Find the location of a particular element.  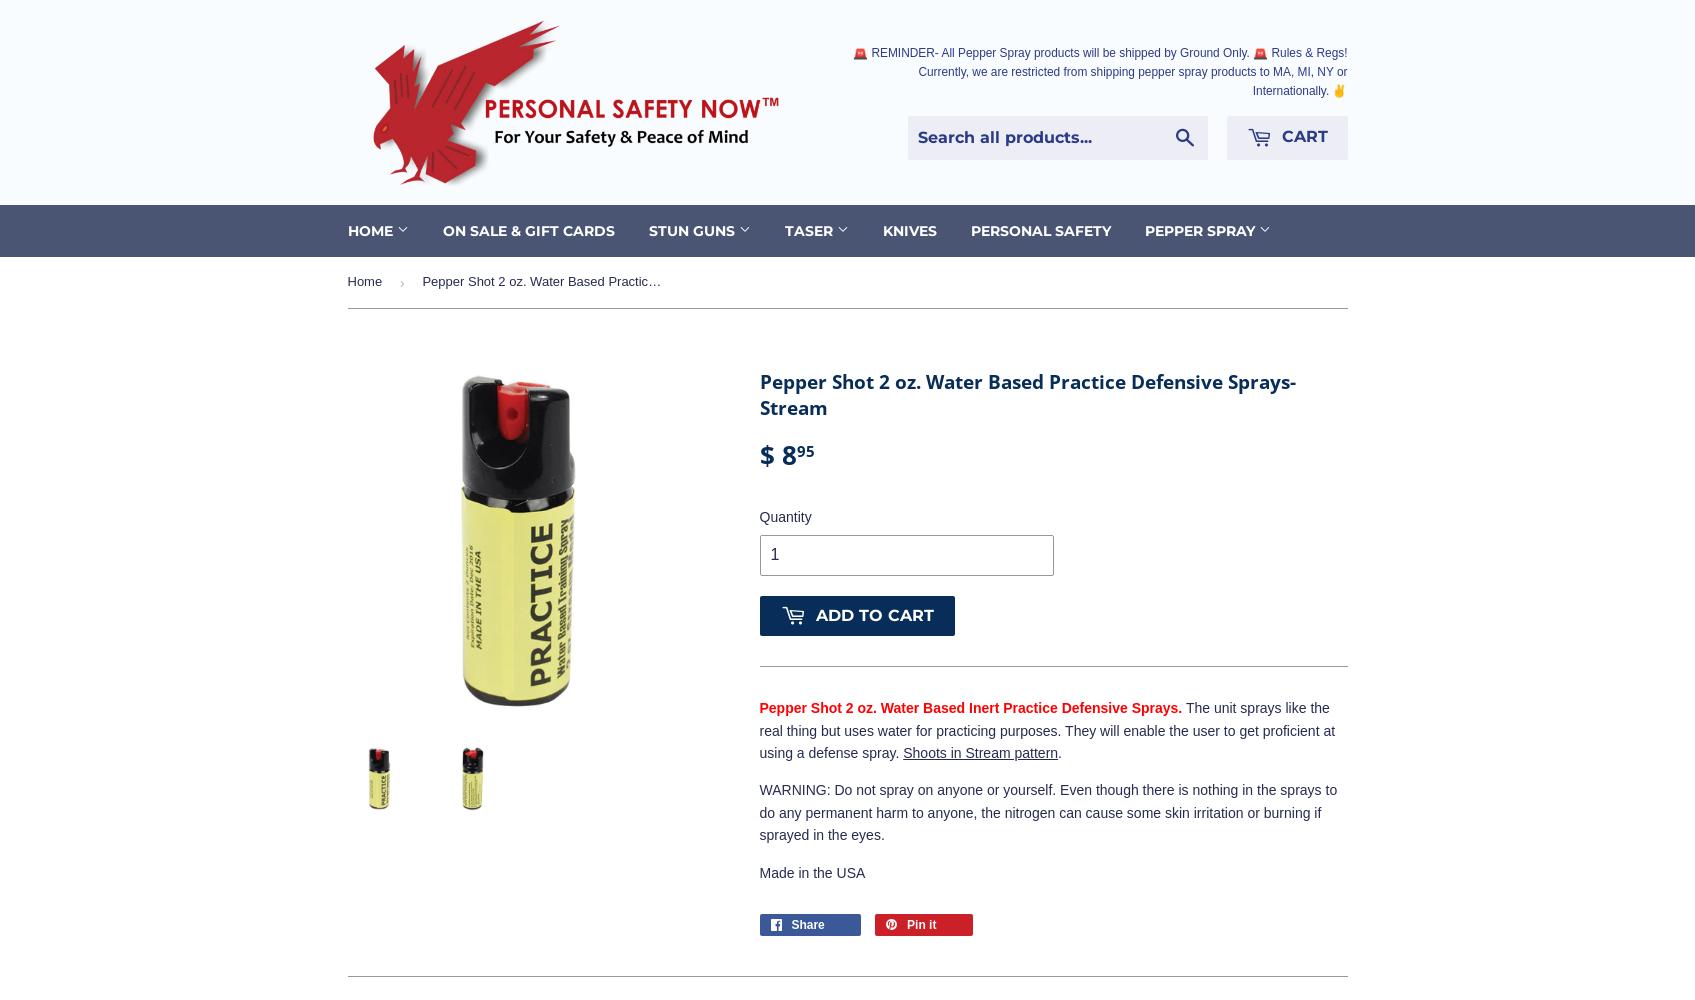

'Taser Bolt 2' is located at coordinates (828, 279).